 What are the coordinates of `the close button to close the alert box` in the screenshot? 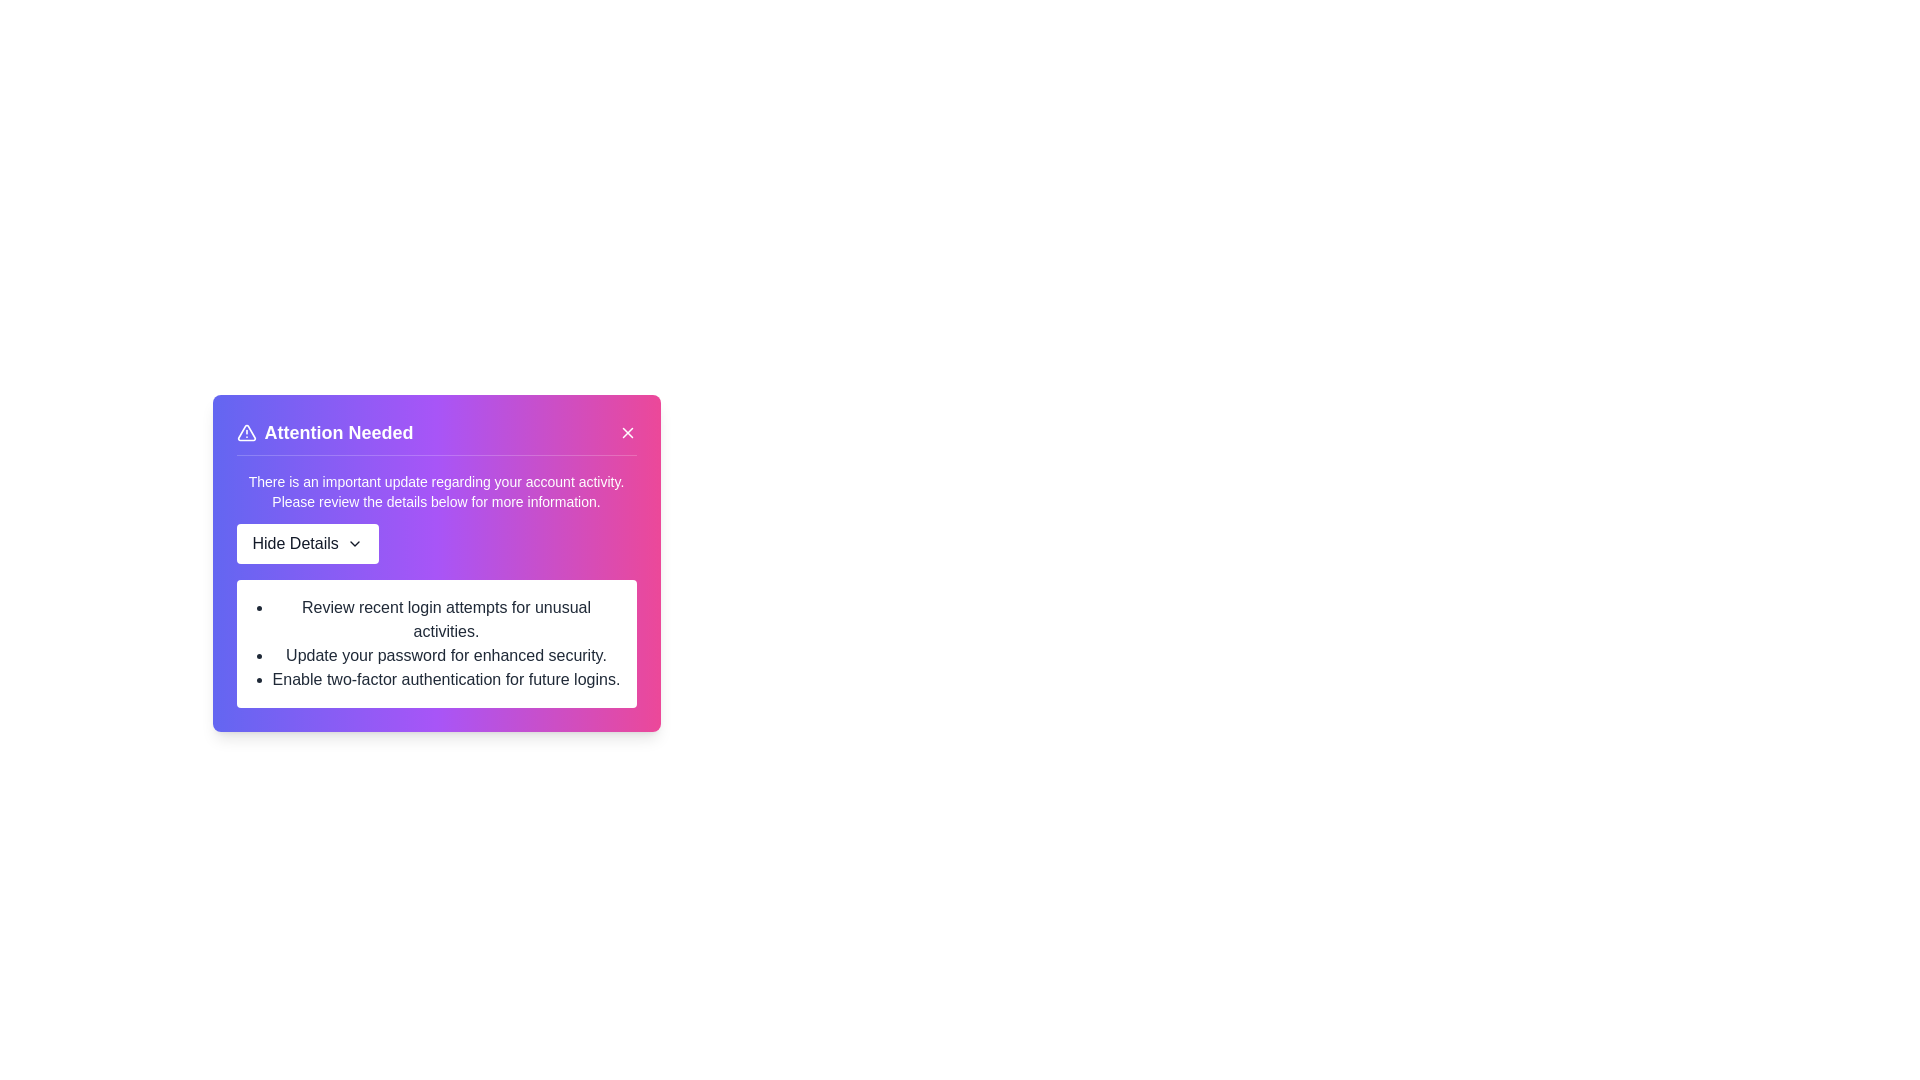 It's located at (626, 431).